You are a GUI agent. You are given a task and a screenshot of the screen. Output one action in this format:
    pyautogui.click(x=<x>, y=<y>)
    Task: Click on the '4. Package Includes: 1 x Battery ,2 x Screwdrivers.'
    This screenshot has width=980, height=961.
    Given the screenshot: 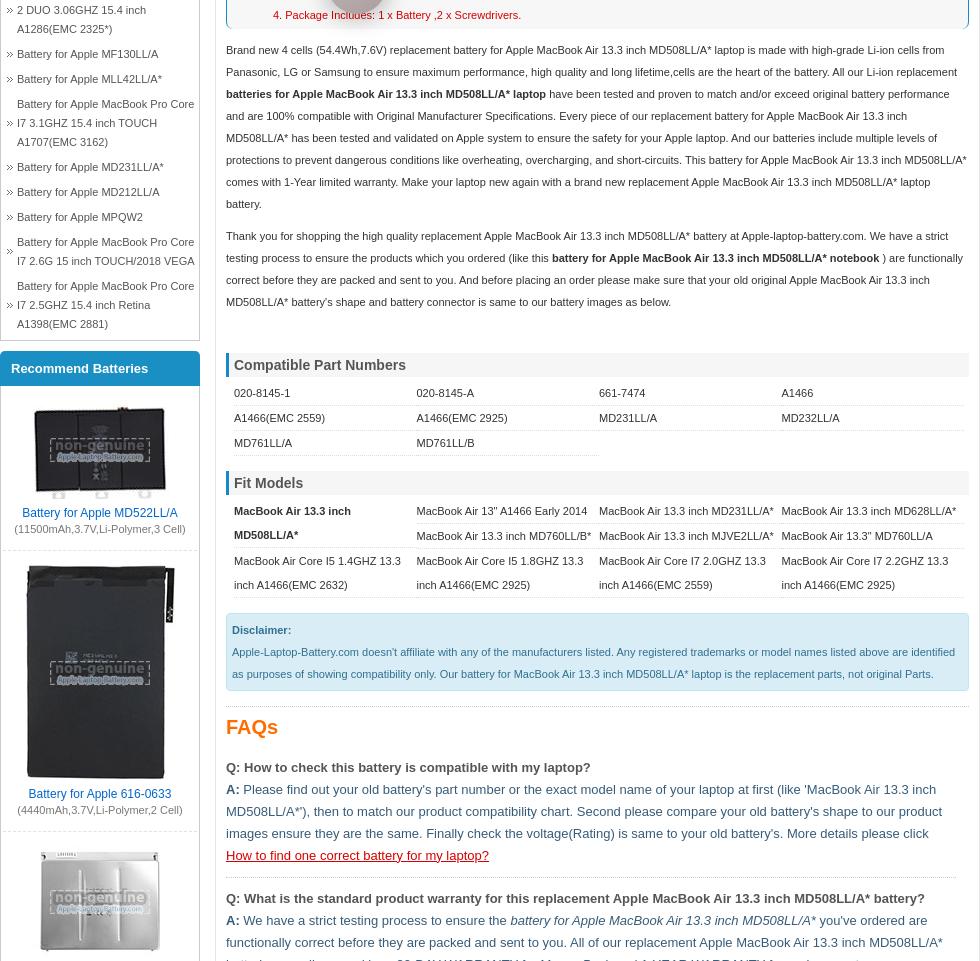 What is the action you would take?
    pyautogui.click(x=396, y=13)
    